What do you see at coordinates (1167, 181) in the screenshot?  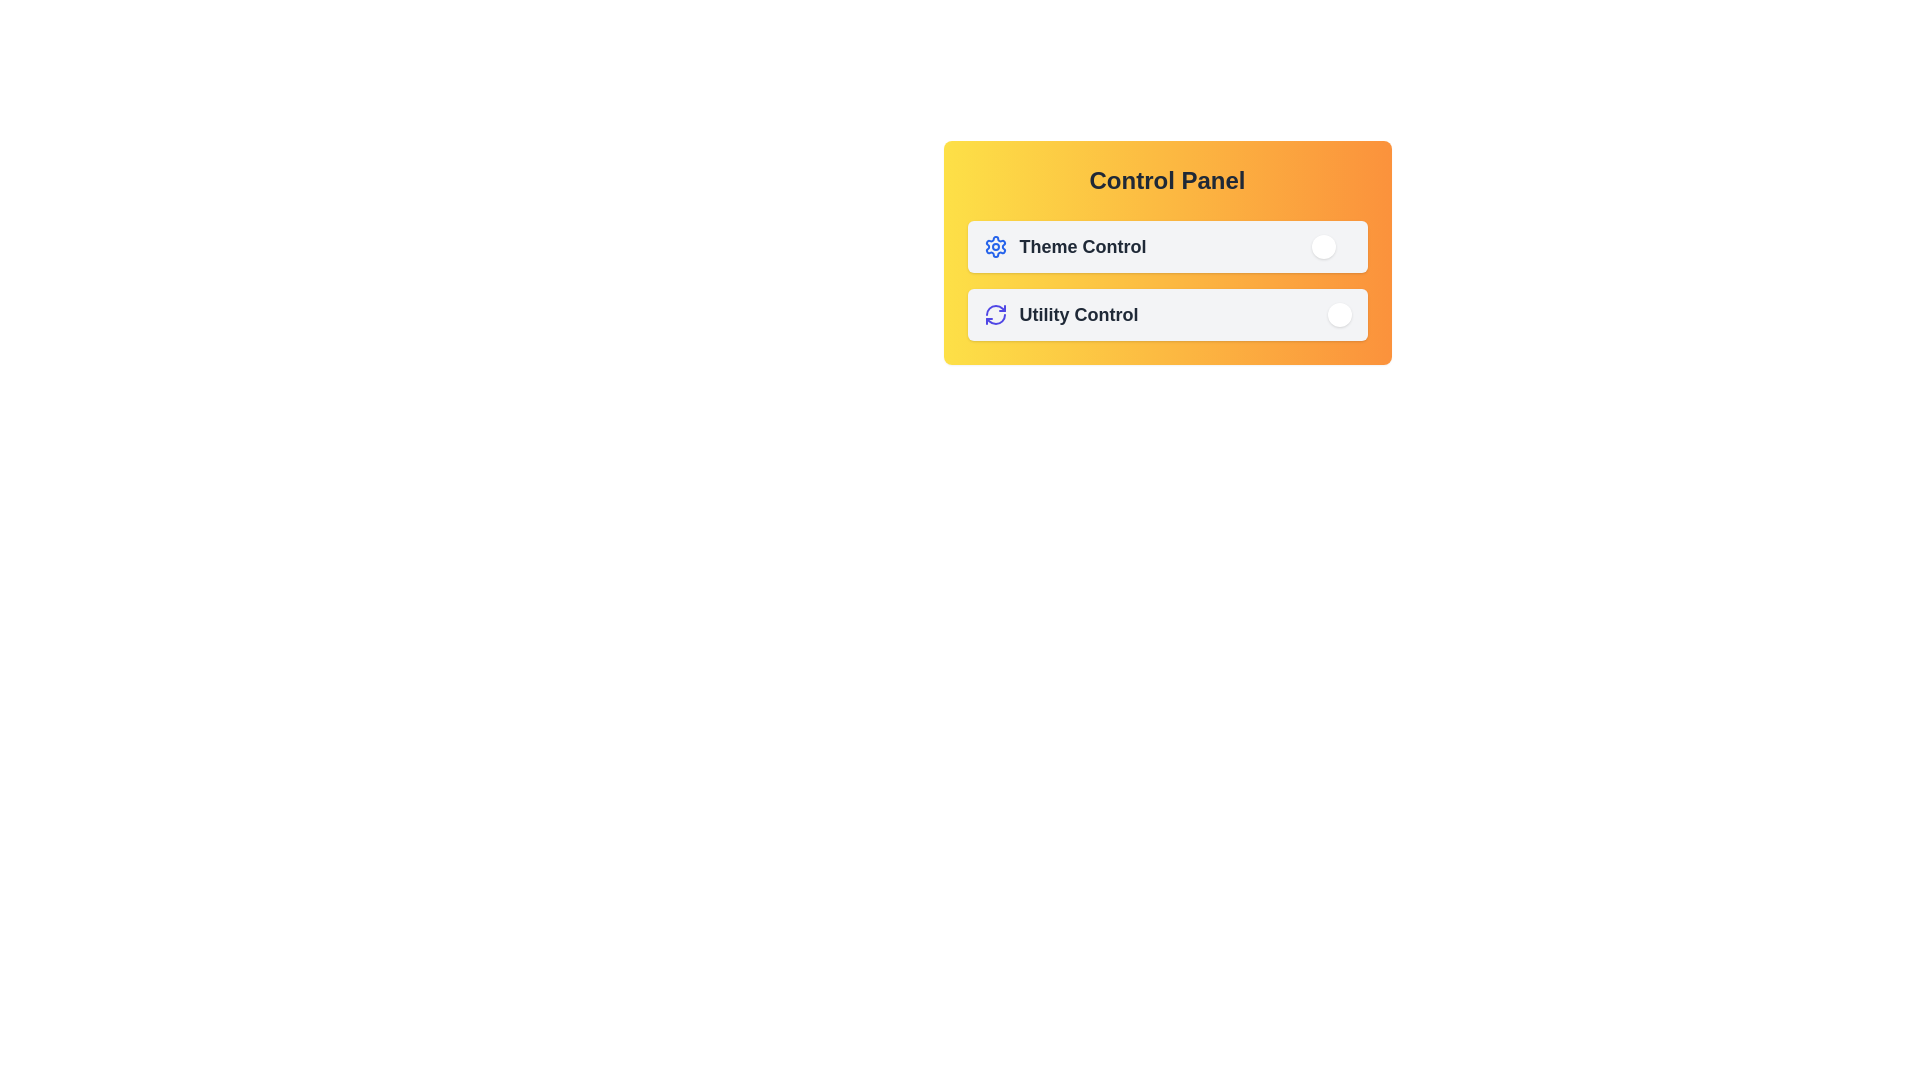 I see `the 'Control Panel' text label, which is a bold header at the top of the panel with a gradient orange-yellow background` at bounding box center [1167, 181].